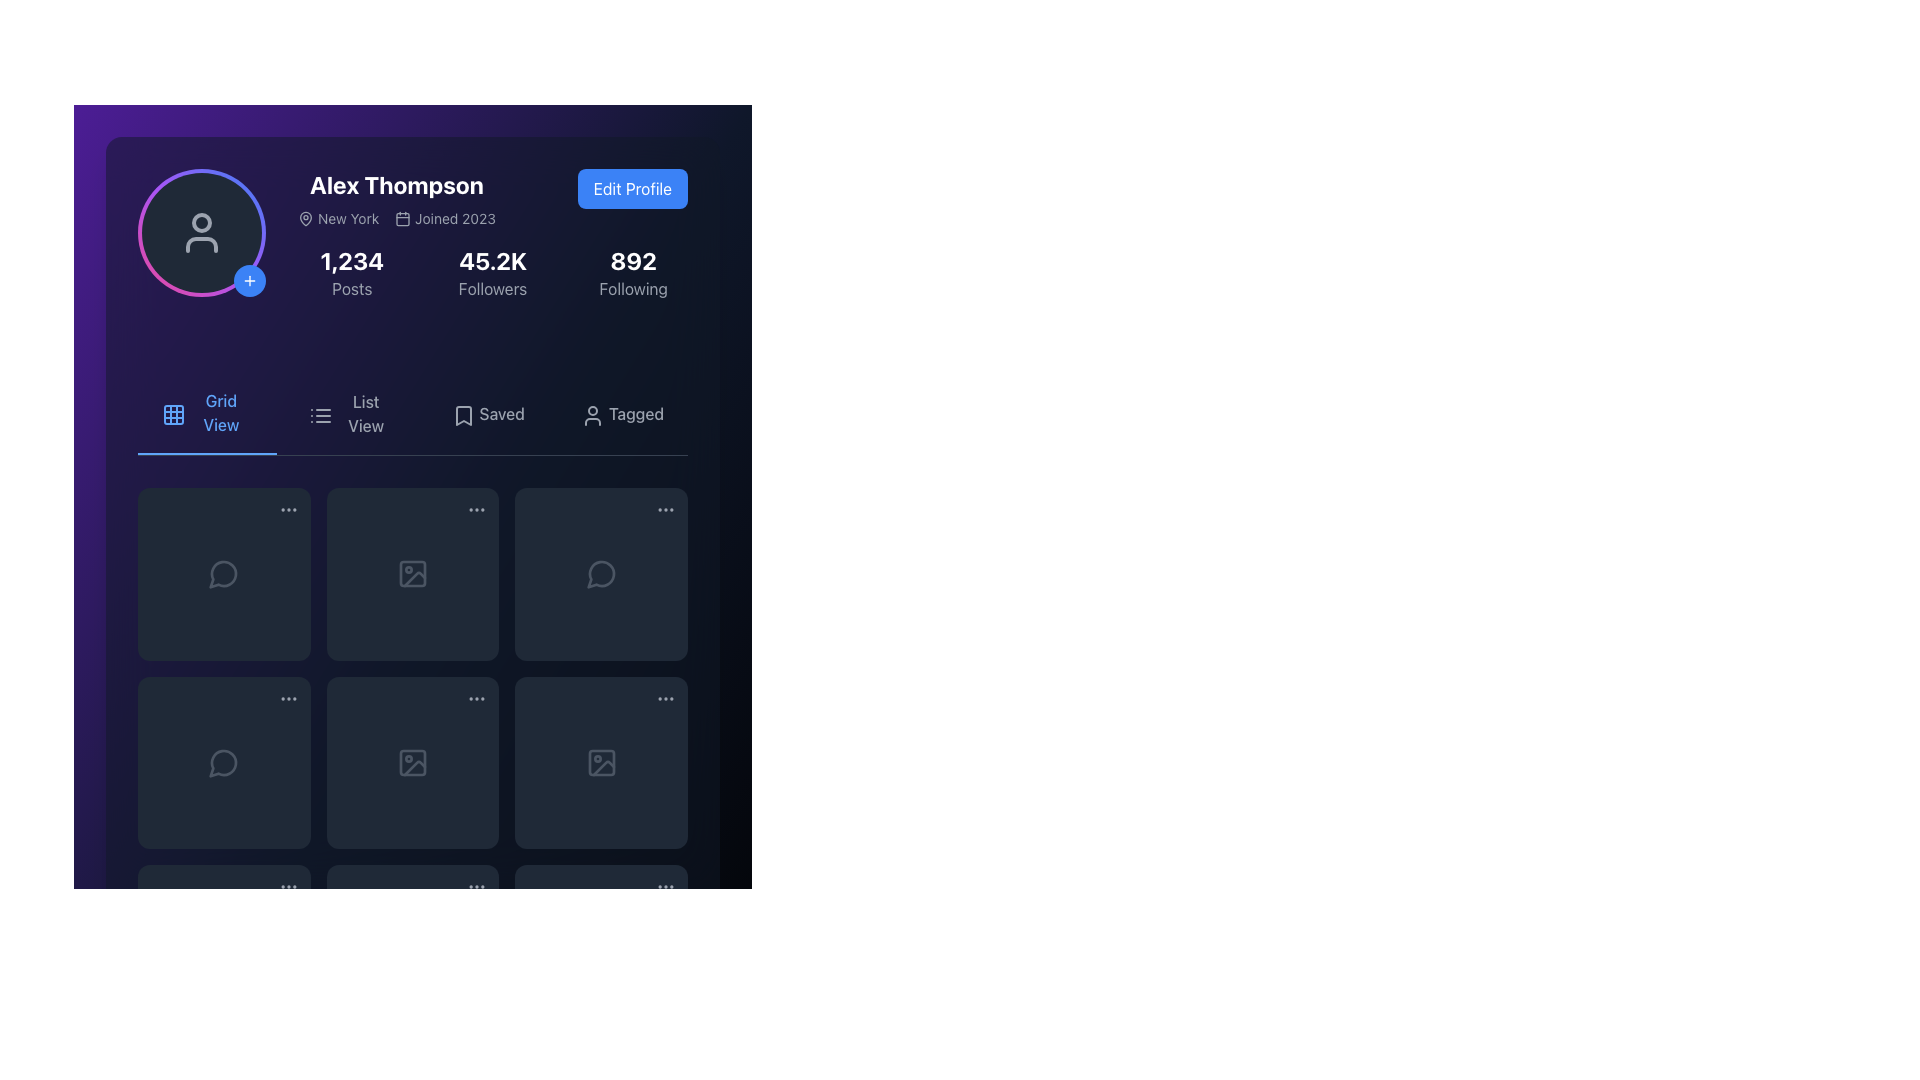  Describe the element at coordinates (223, 763) in the screenshot. I see `the chat or comment icon located in the bottom-left cell of the grid layout` at that location.